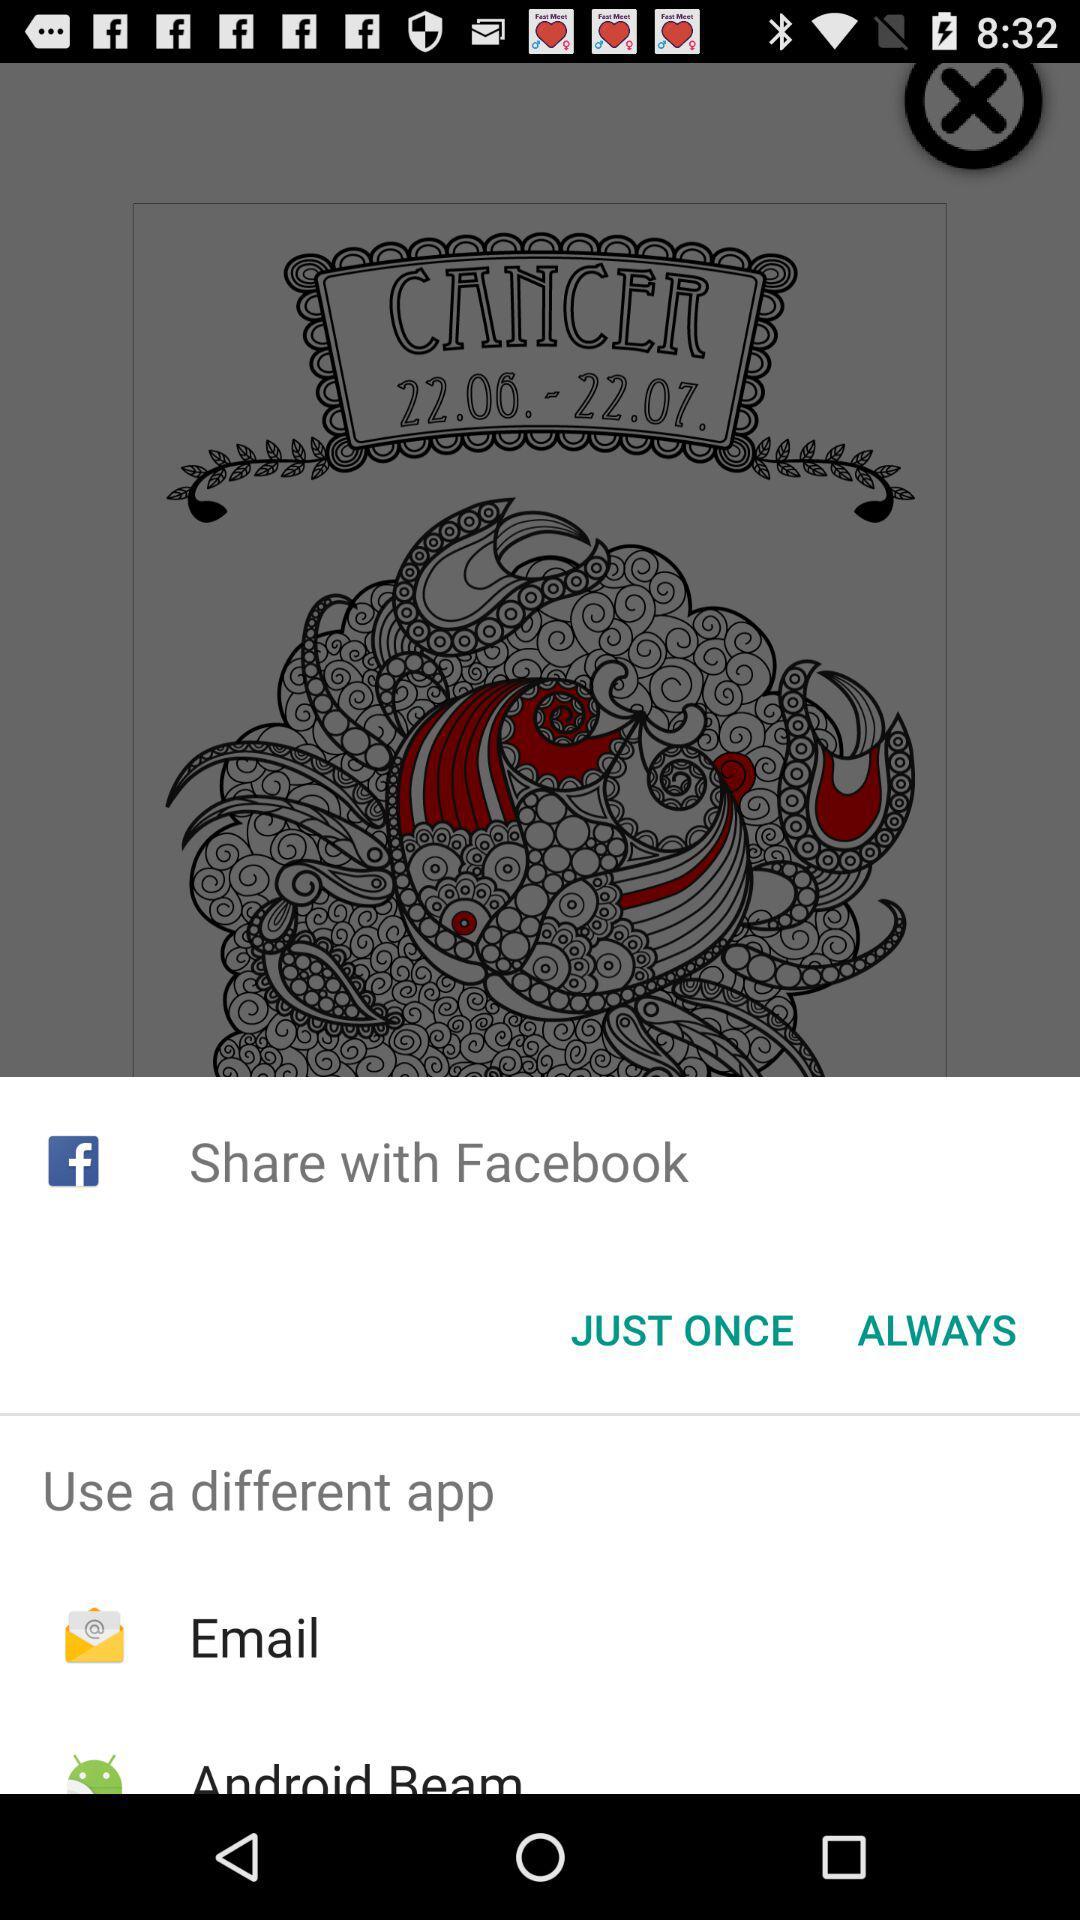  Describe the element at coordinates (937, 1329) in the screenshot. I see `the always button` at that location.